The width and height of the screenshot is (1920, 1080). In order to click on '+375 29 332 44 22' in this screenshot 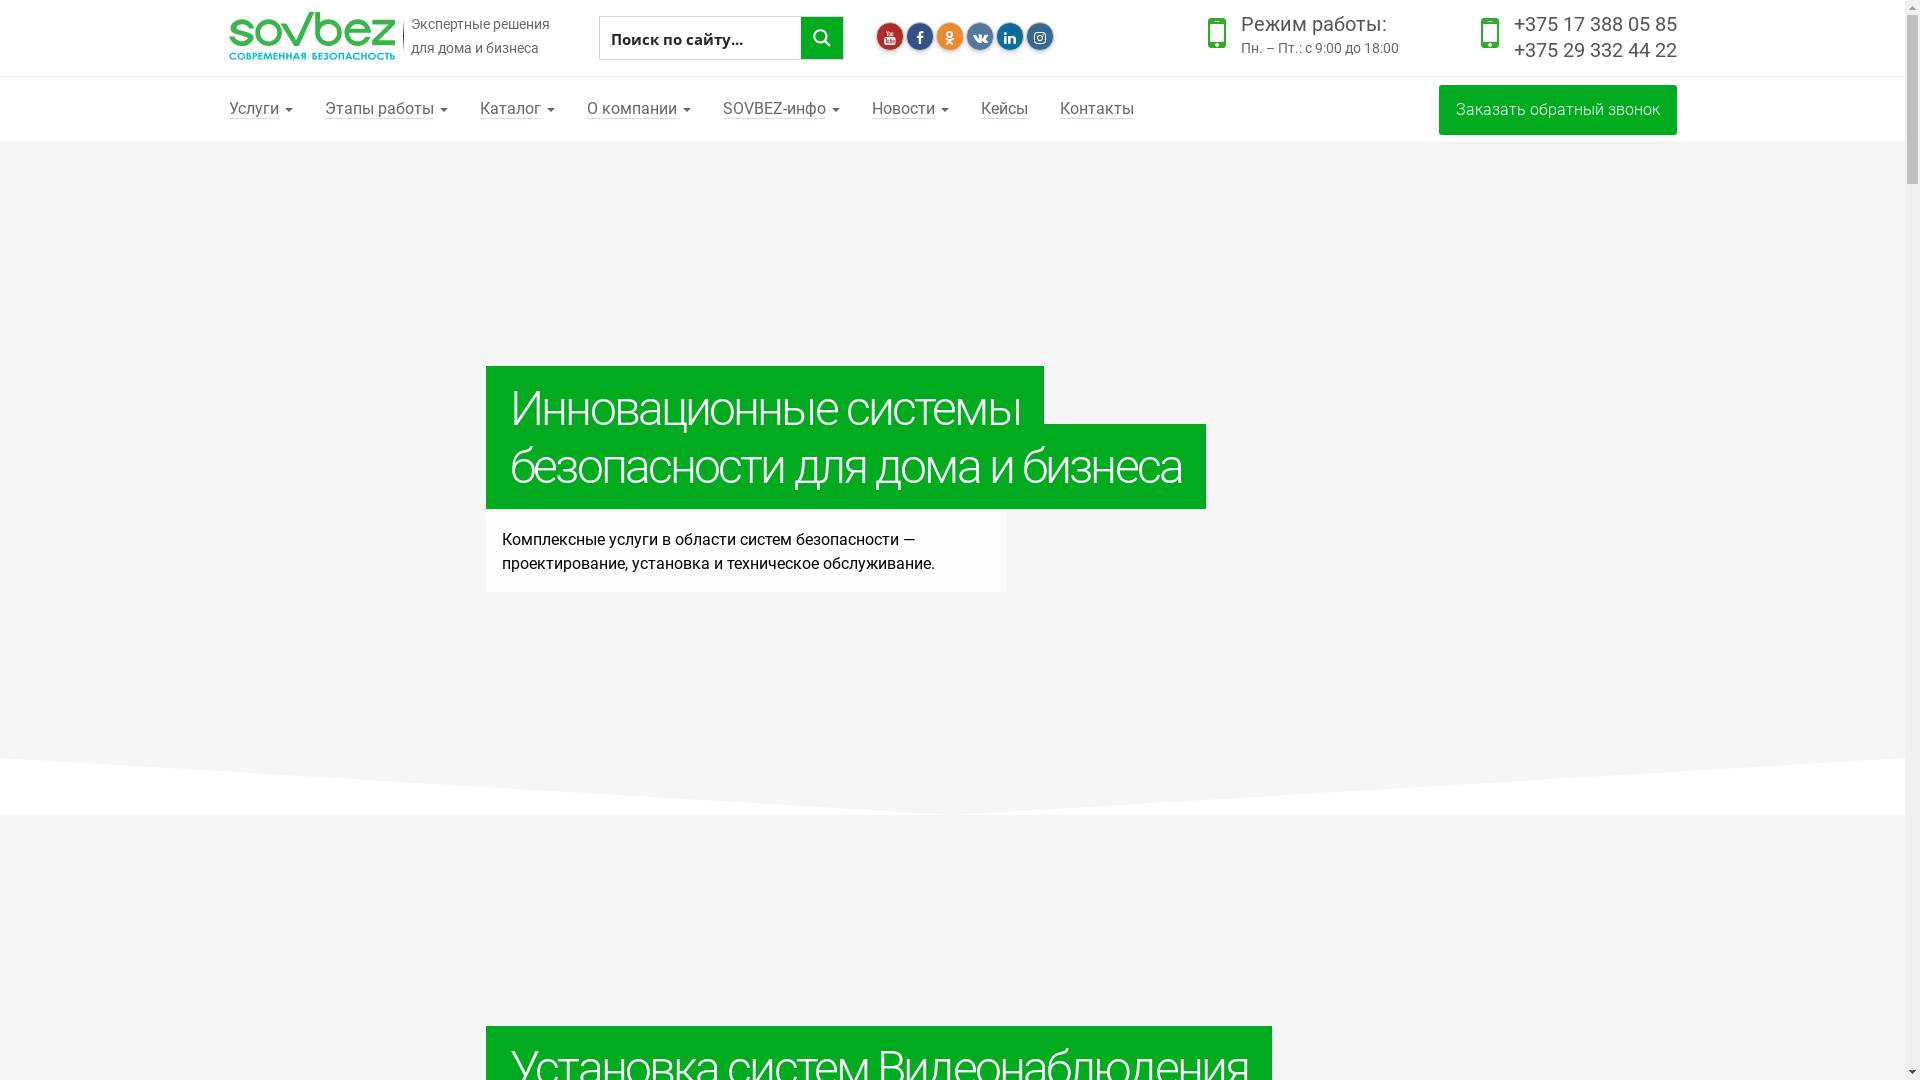, I will do `click(1594, 49)`.